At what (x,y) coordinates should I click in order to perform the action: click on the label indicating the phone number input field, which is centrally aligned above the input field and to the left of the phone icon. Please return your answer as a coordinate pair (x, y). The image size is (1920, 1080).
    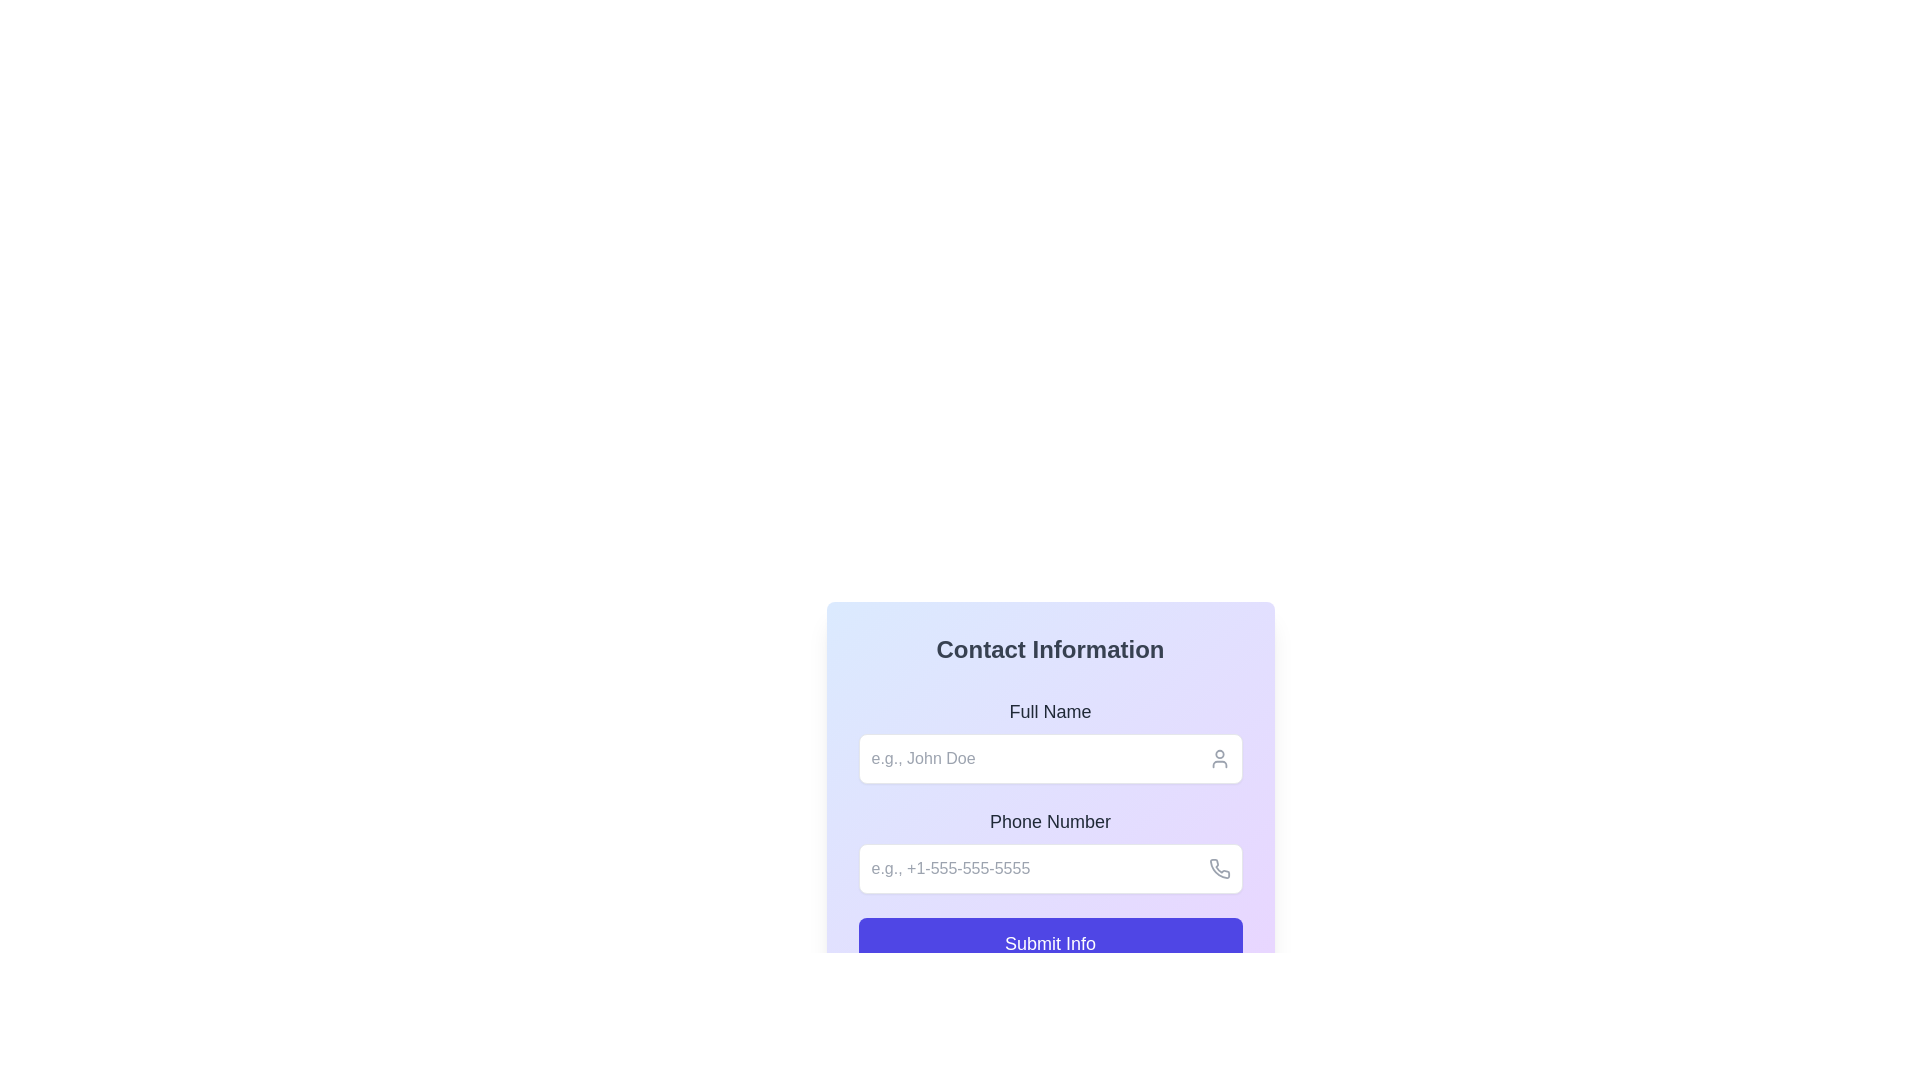
    Looking at the image, I should click on (1049, 821).